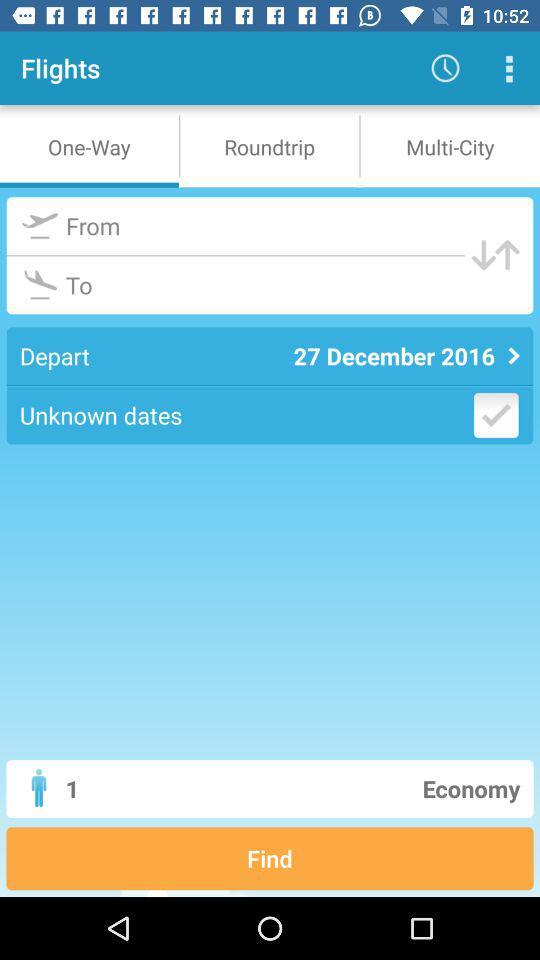  What do you see at coordinates (445, 68) in the screenshot?
I see `icon above multi-city` at bounding box center [445, 68].